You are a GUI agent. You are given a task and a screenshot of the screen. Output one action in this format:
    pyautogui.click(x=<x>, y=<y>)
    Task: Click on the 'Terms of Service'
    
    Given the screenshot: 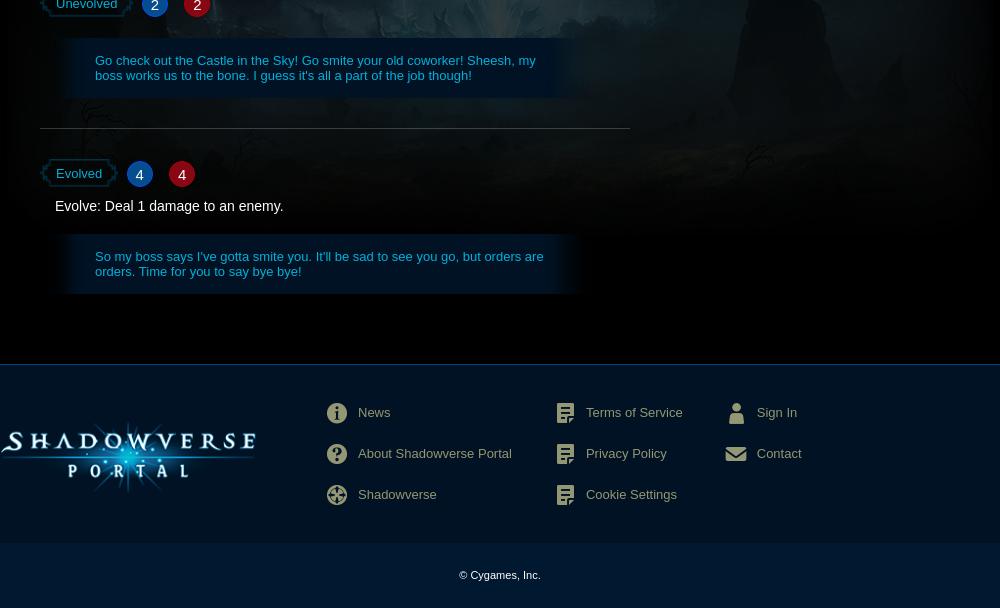 What is the action you would take?
    pyautogui.click(x=633, y=412)
    